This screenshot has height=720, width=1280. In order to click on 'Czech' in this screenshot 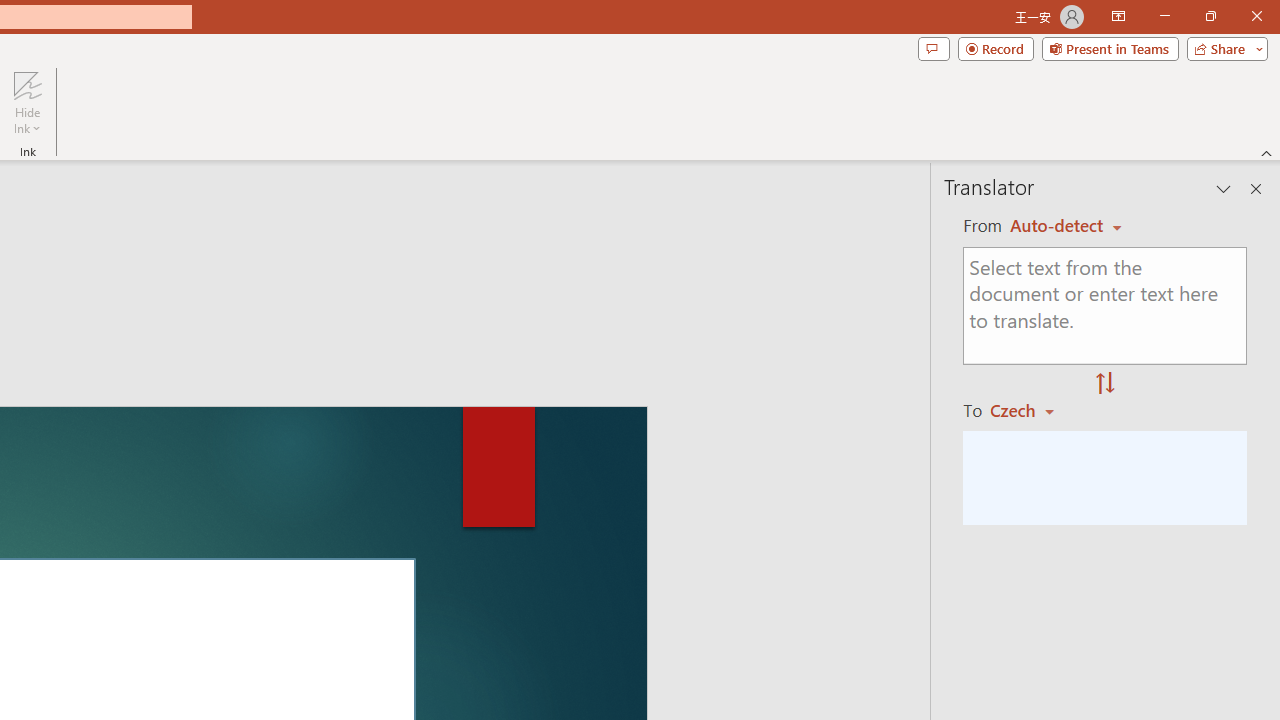, I will do `click(1031, 409)`.